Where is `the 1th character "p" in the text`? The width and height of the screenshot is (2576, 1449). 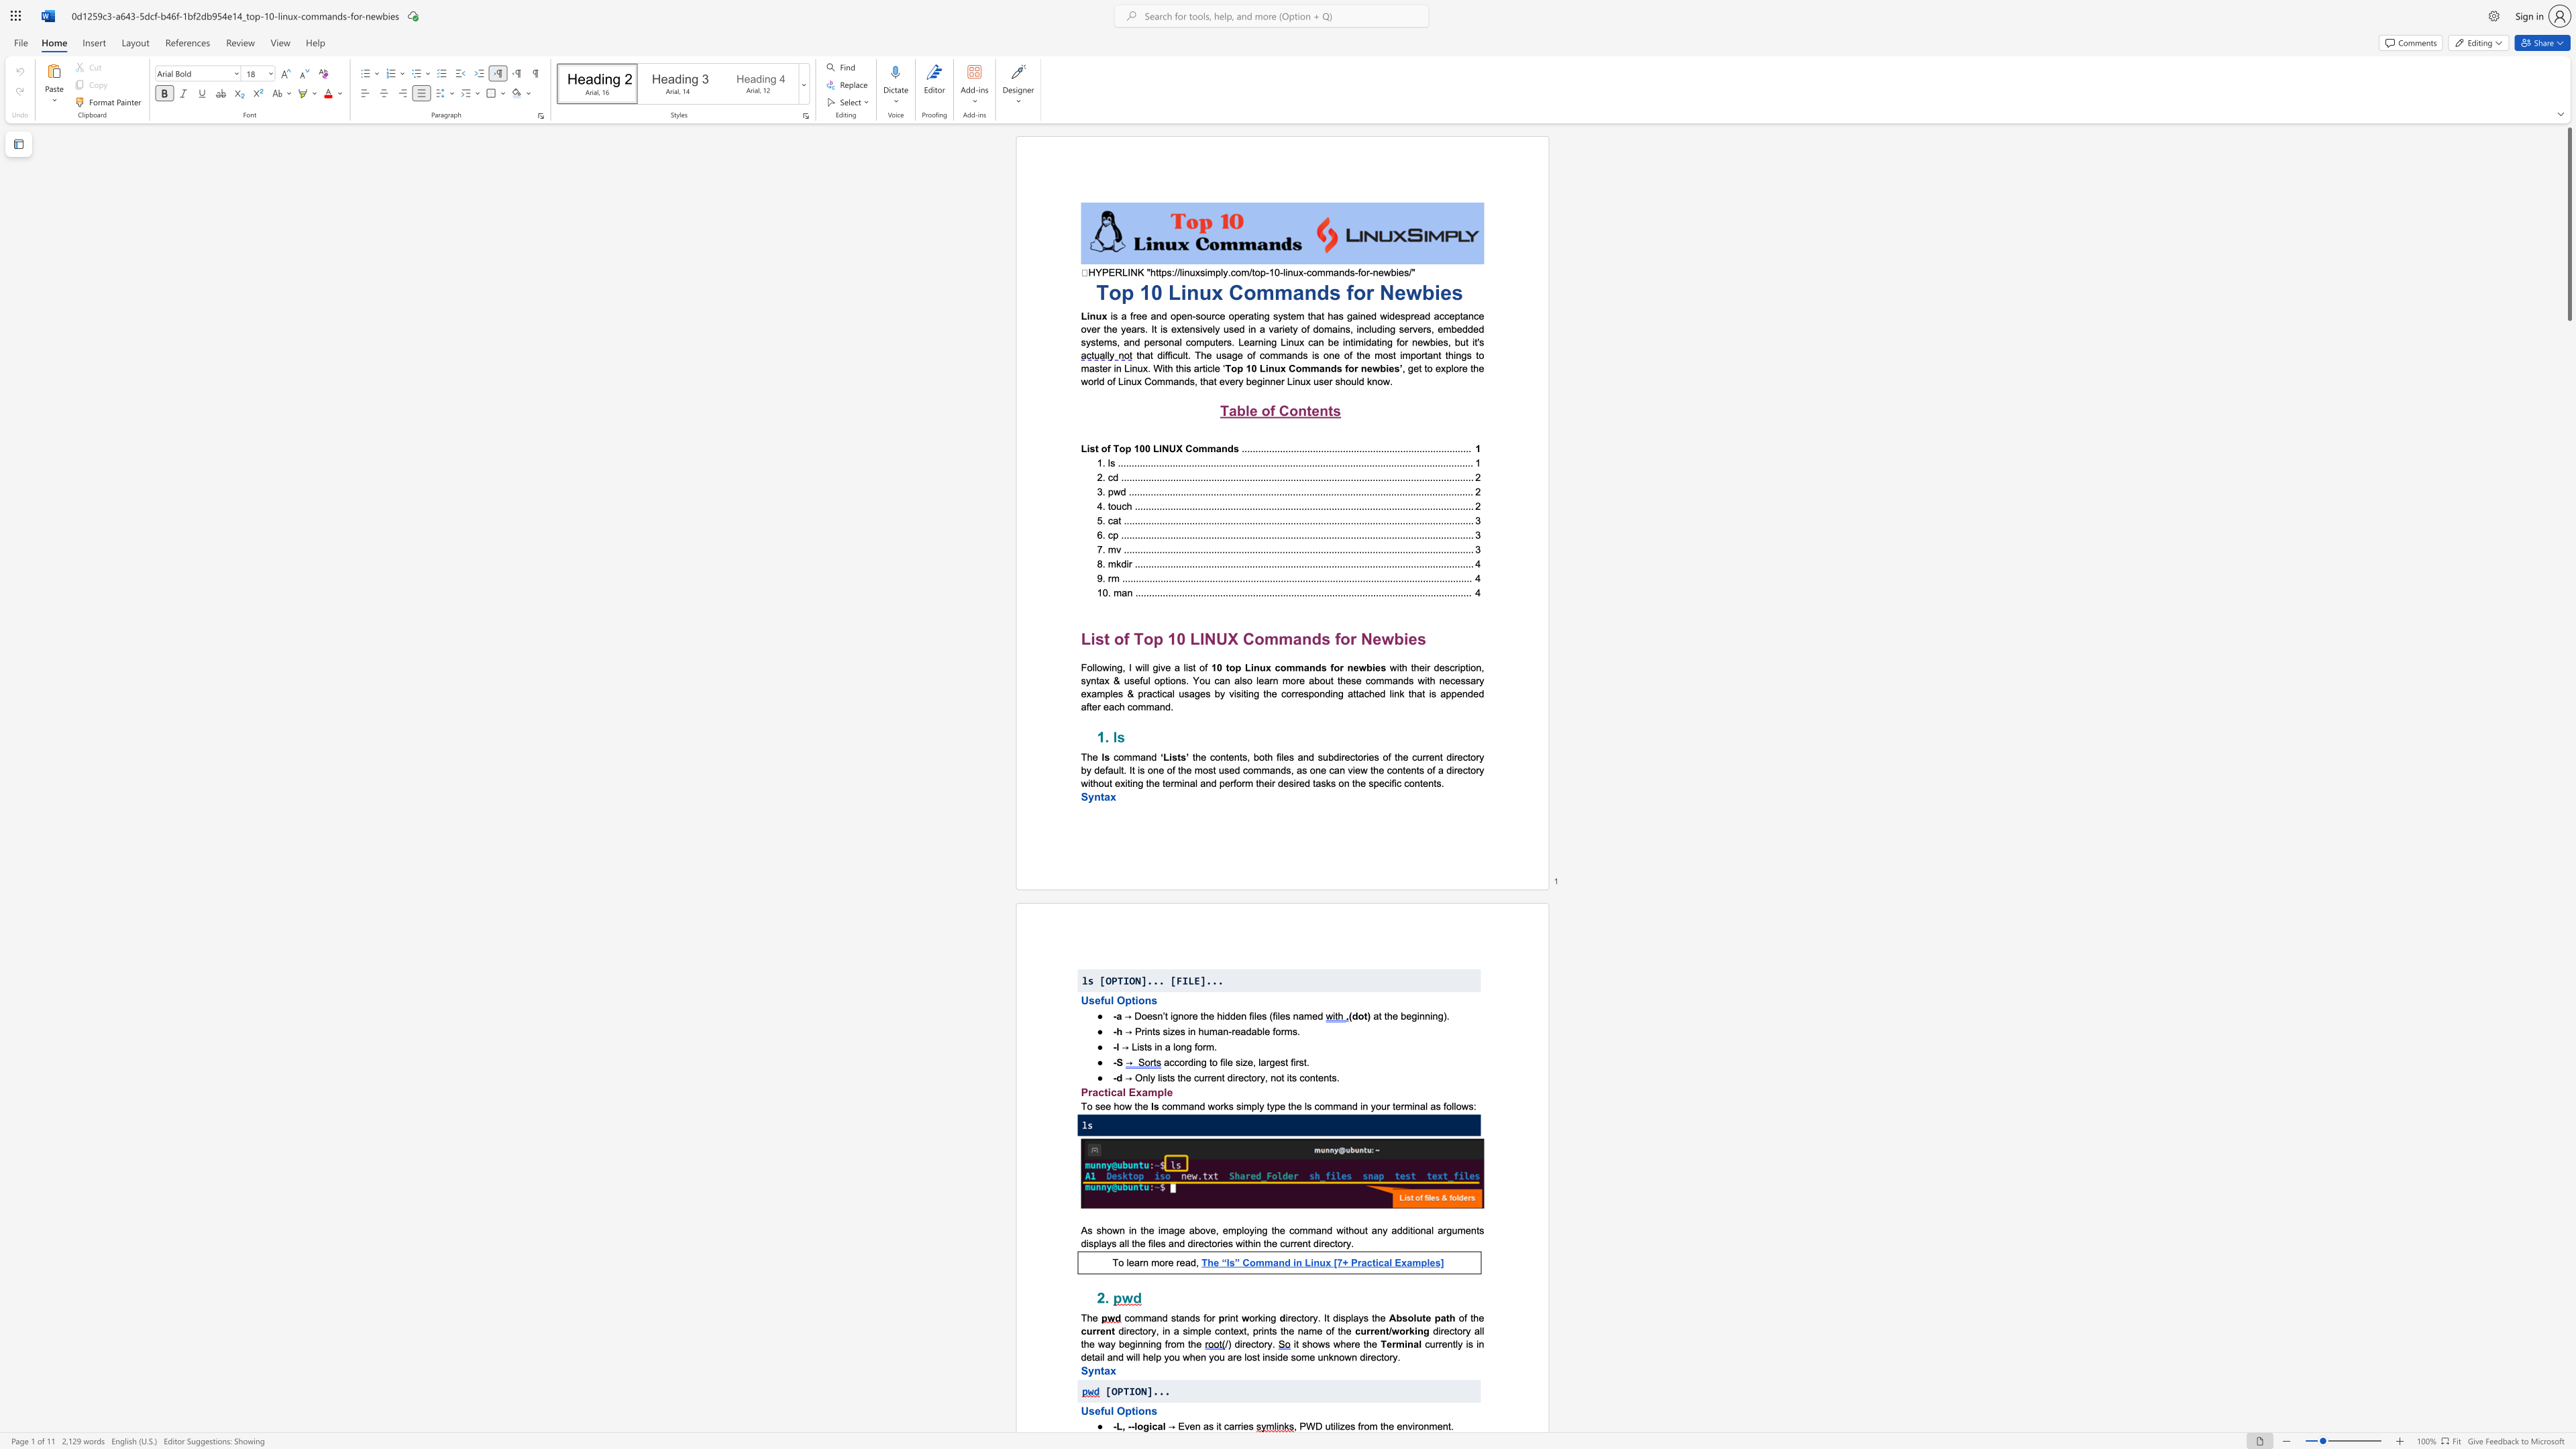 the 1th character "p" in the text is located at coordinates (1438, 1317).